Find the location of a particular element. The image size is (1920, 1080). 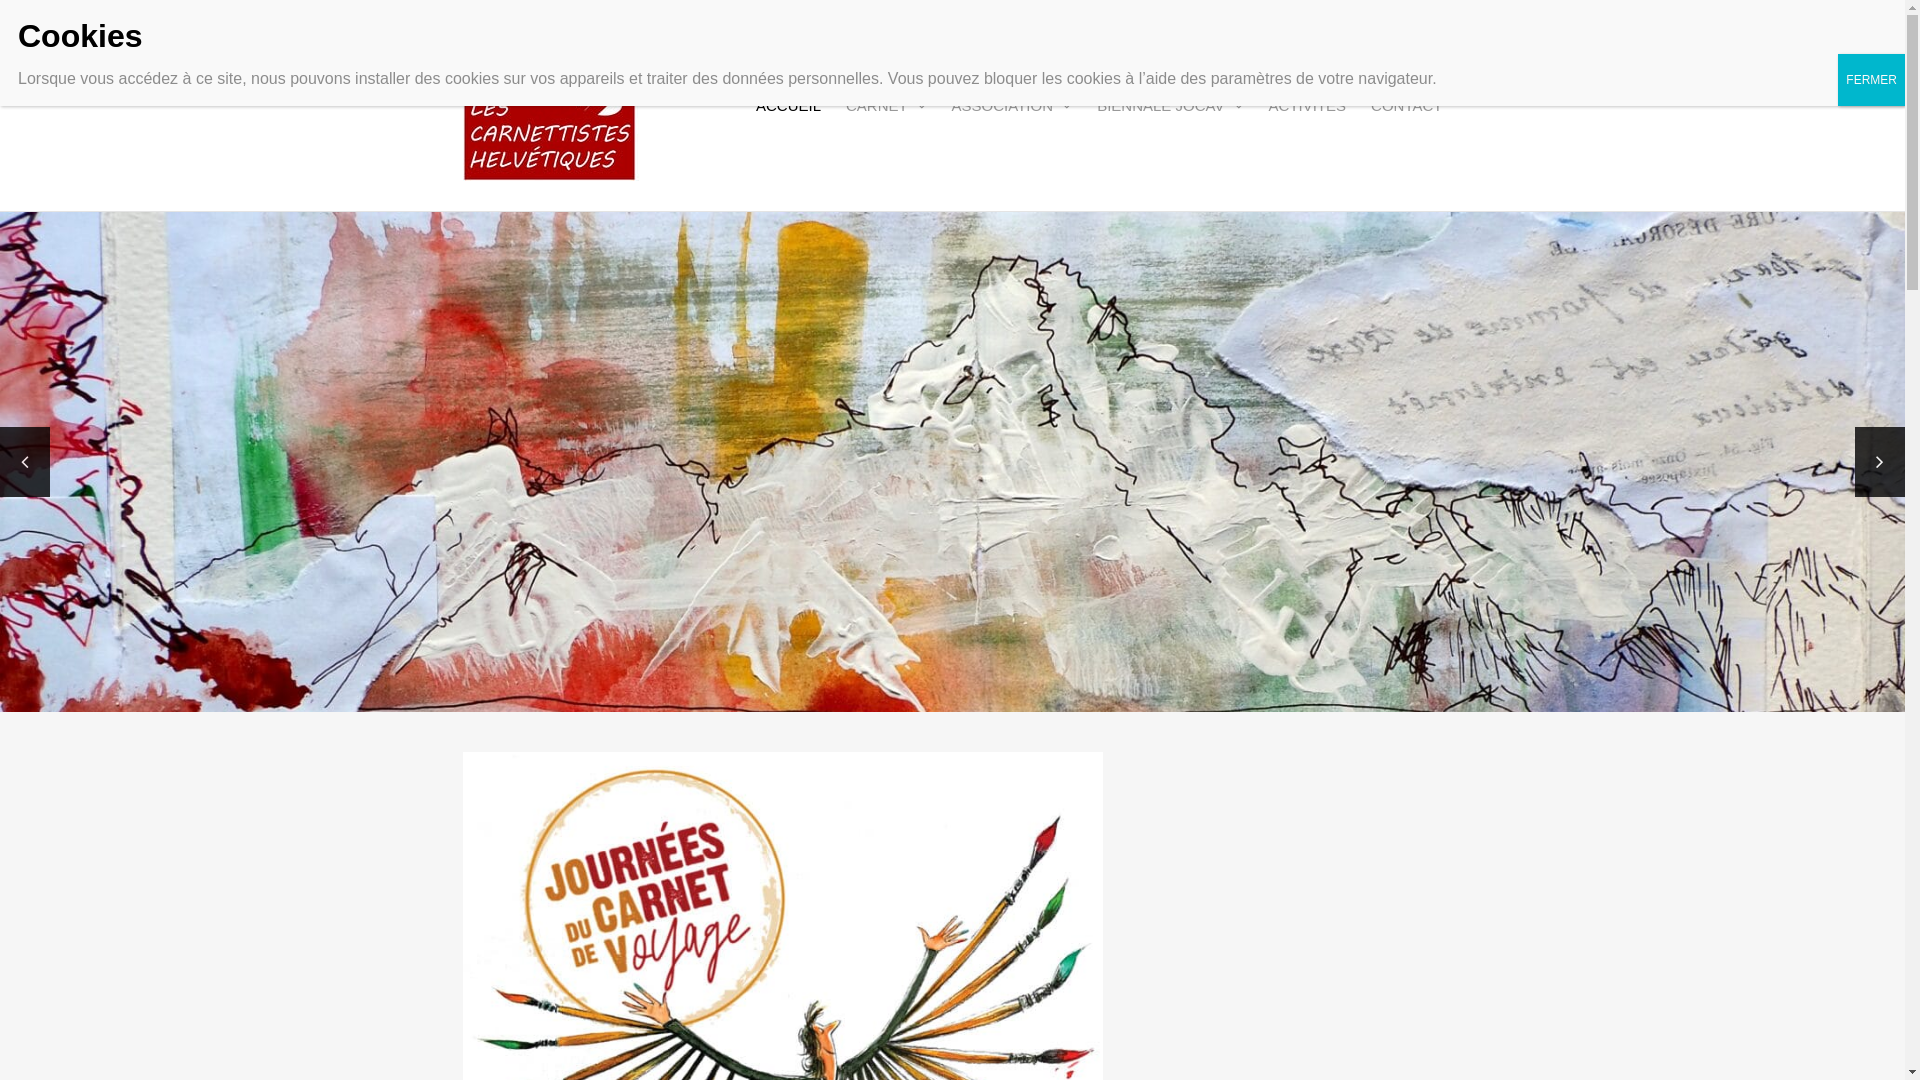

'CONTACT' is located at coordinates (1405, 105).